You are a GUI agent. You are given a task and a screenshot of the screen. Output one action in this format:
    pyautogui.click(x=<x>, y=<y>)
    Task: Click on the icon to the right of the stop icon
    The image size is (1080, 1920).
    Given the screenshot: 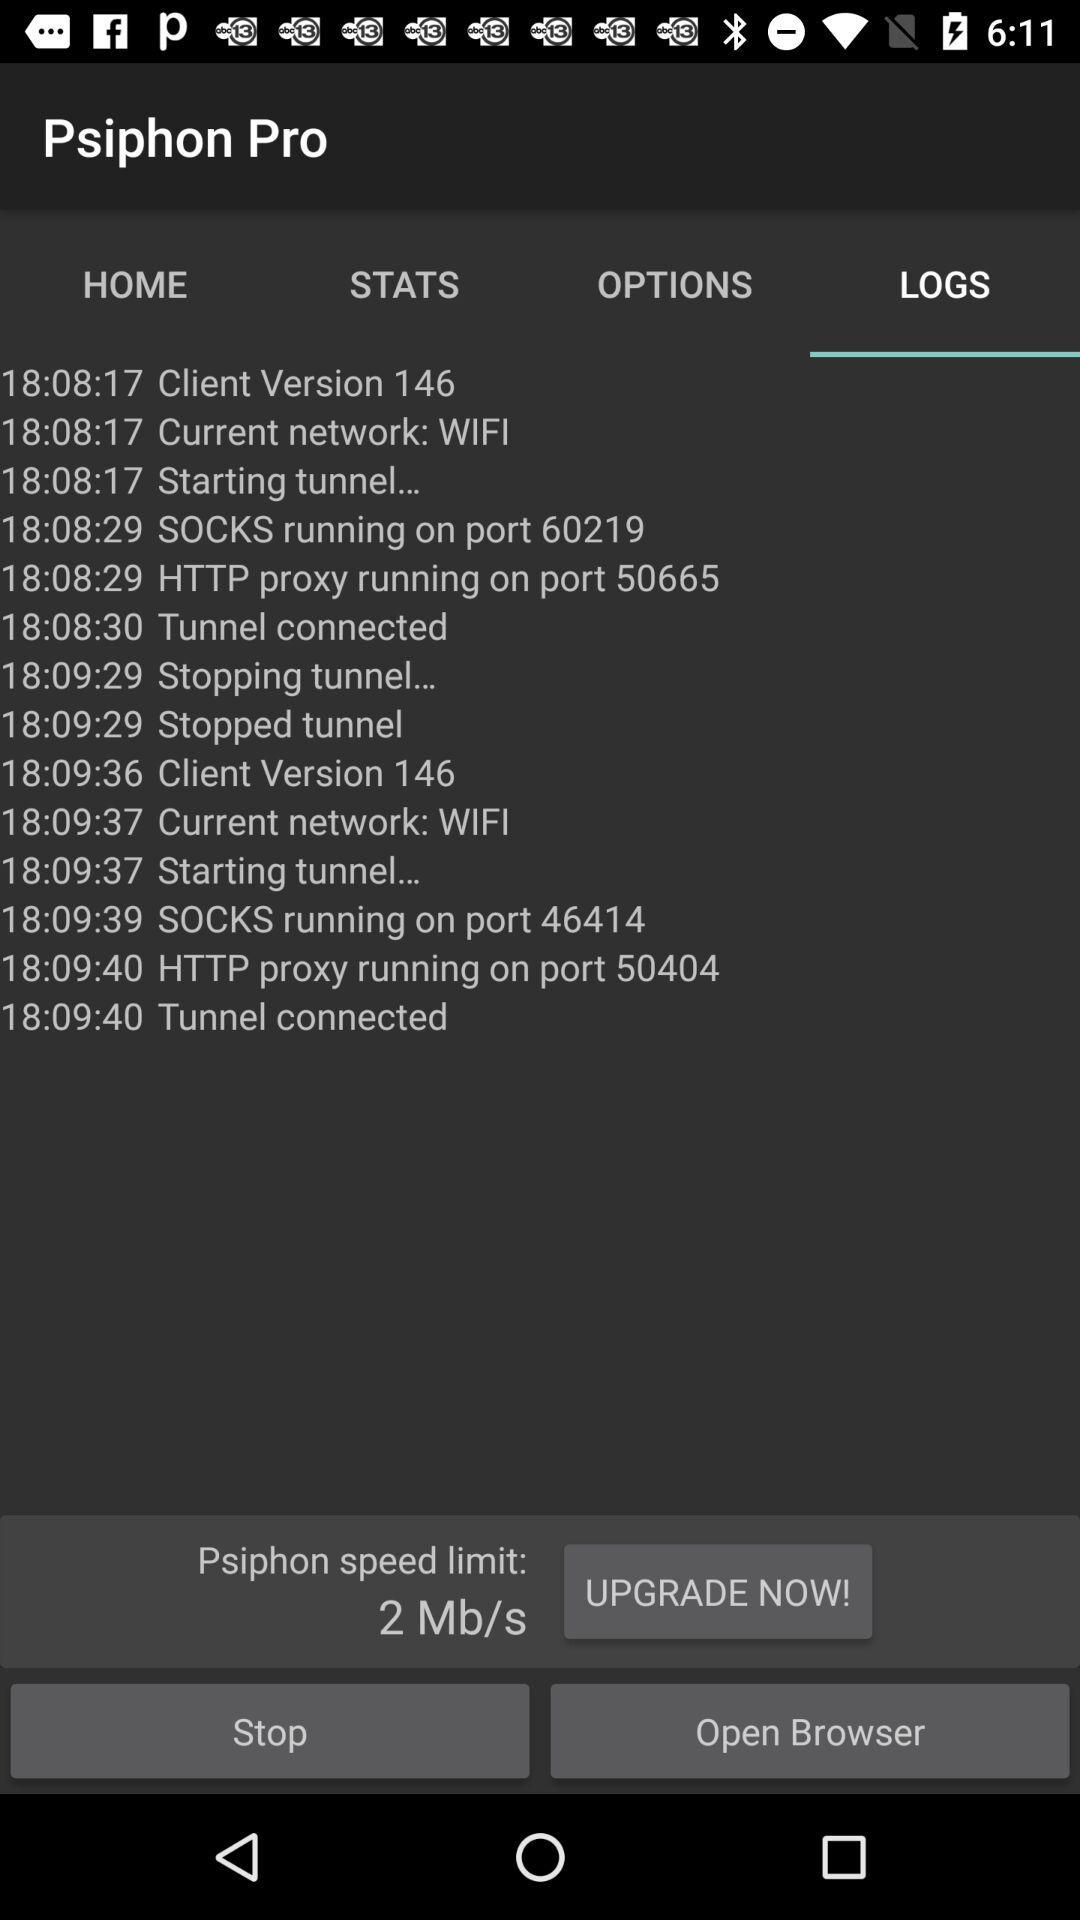 What is the action you would take?
    pyautogui.click(x=717, y=1590)
    